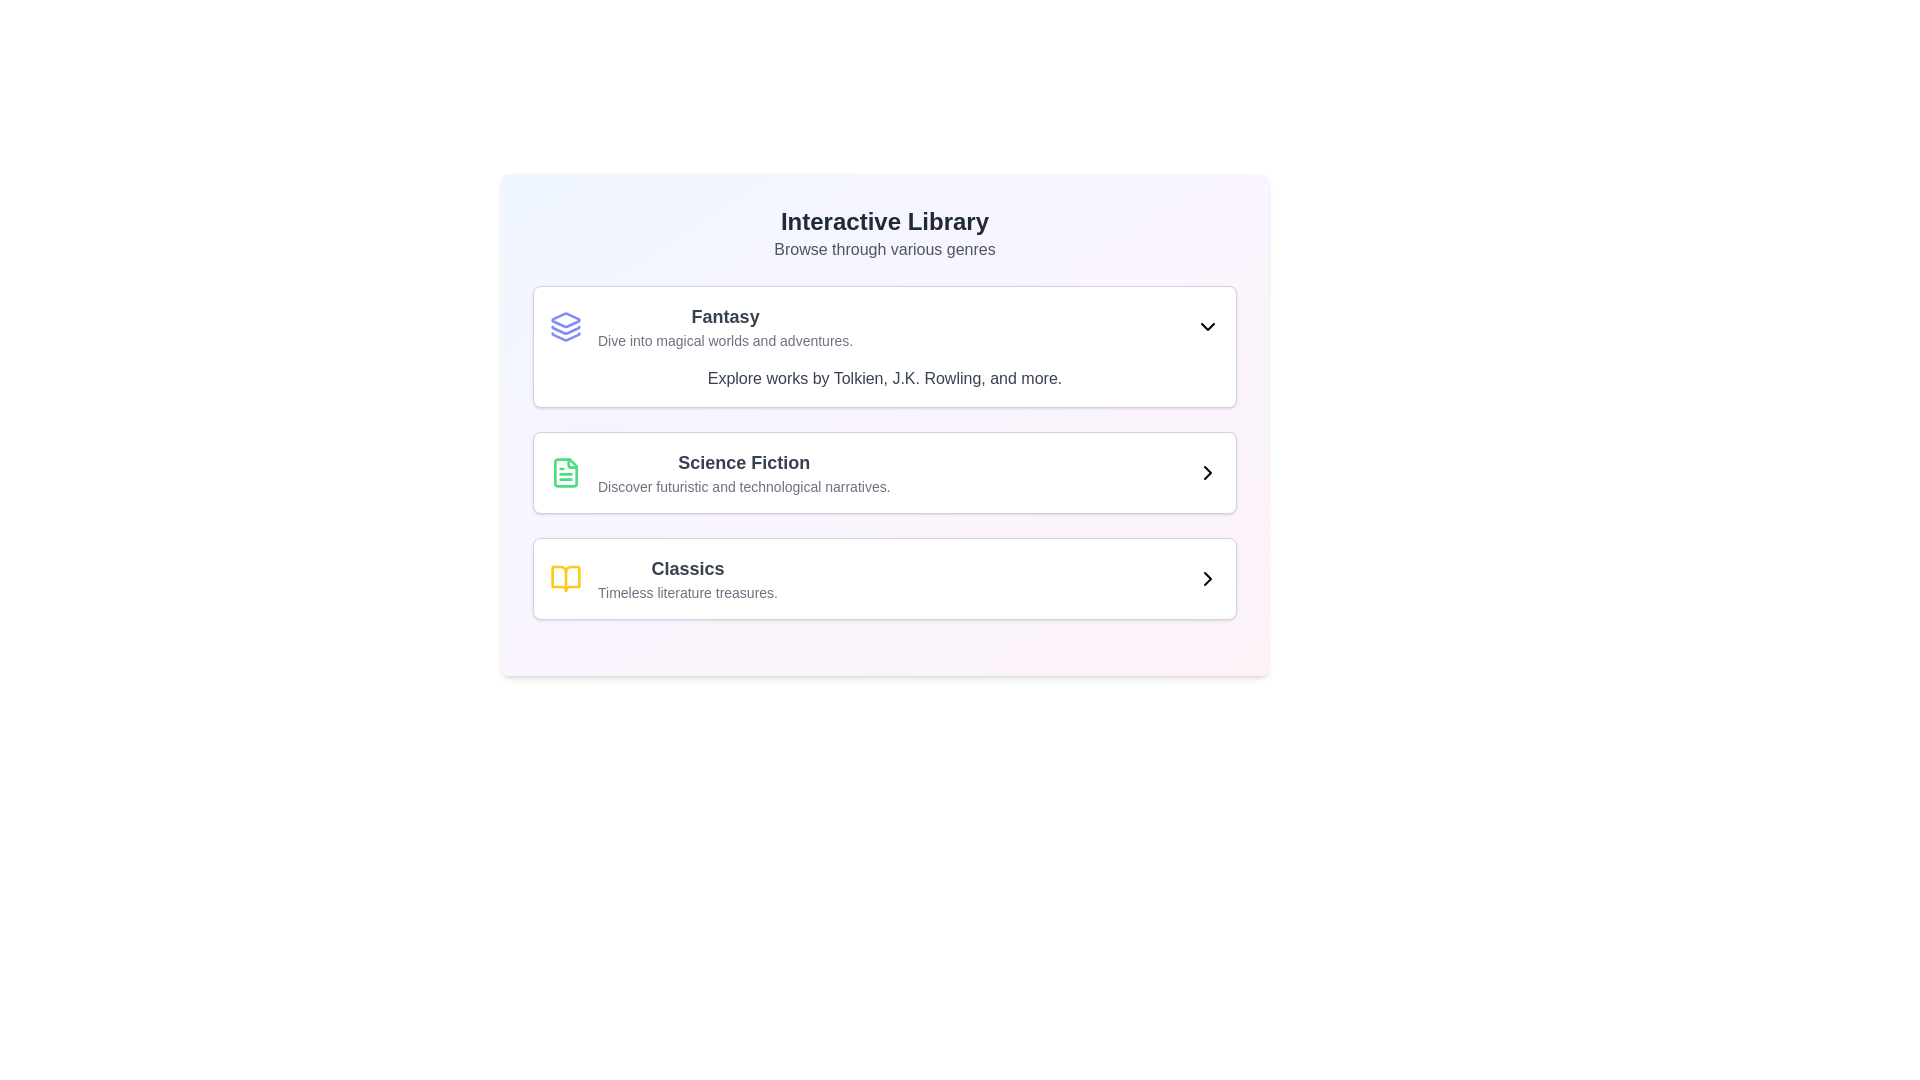 The height and width of the screenshot is (1080, 1920). I want to click on the Navigation Icon located on the far right side of the 'Science Fiction' section, so click(1207, 473).